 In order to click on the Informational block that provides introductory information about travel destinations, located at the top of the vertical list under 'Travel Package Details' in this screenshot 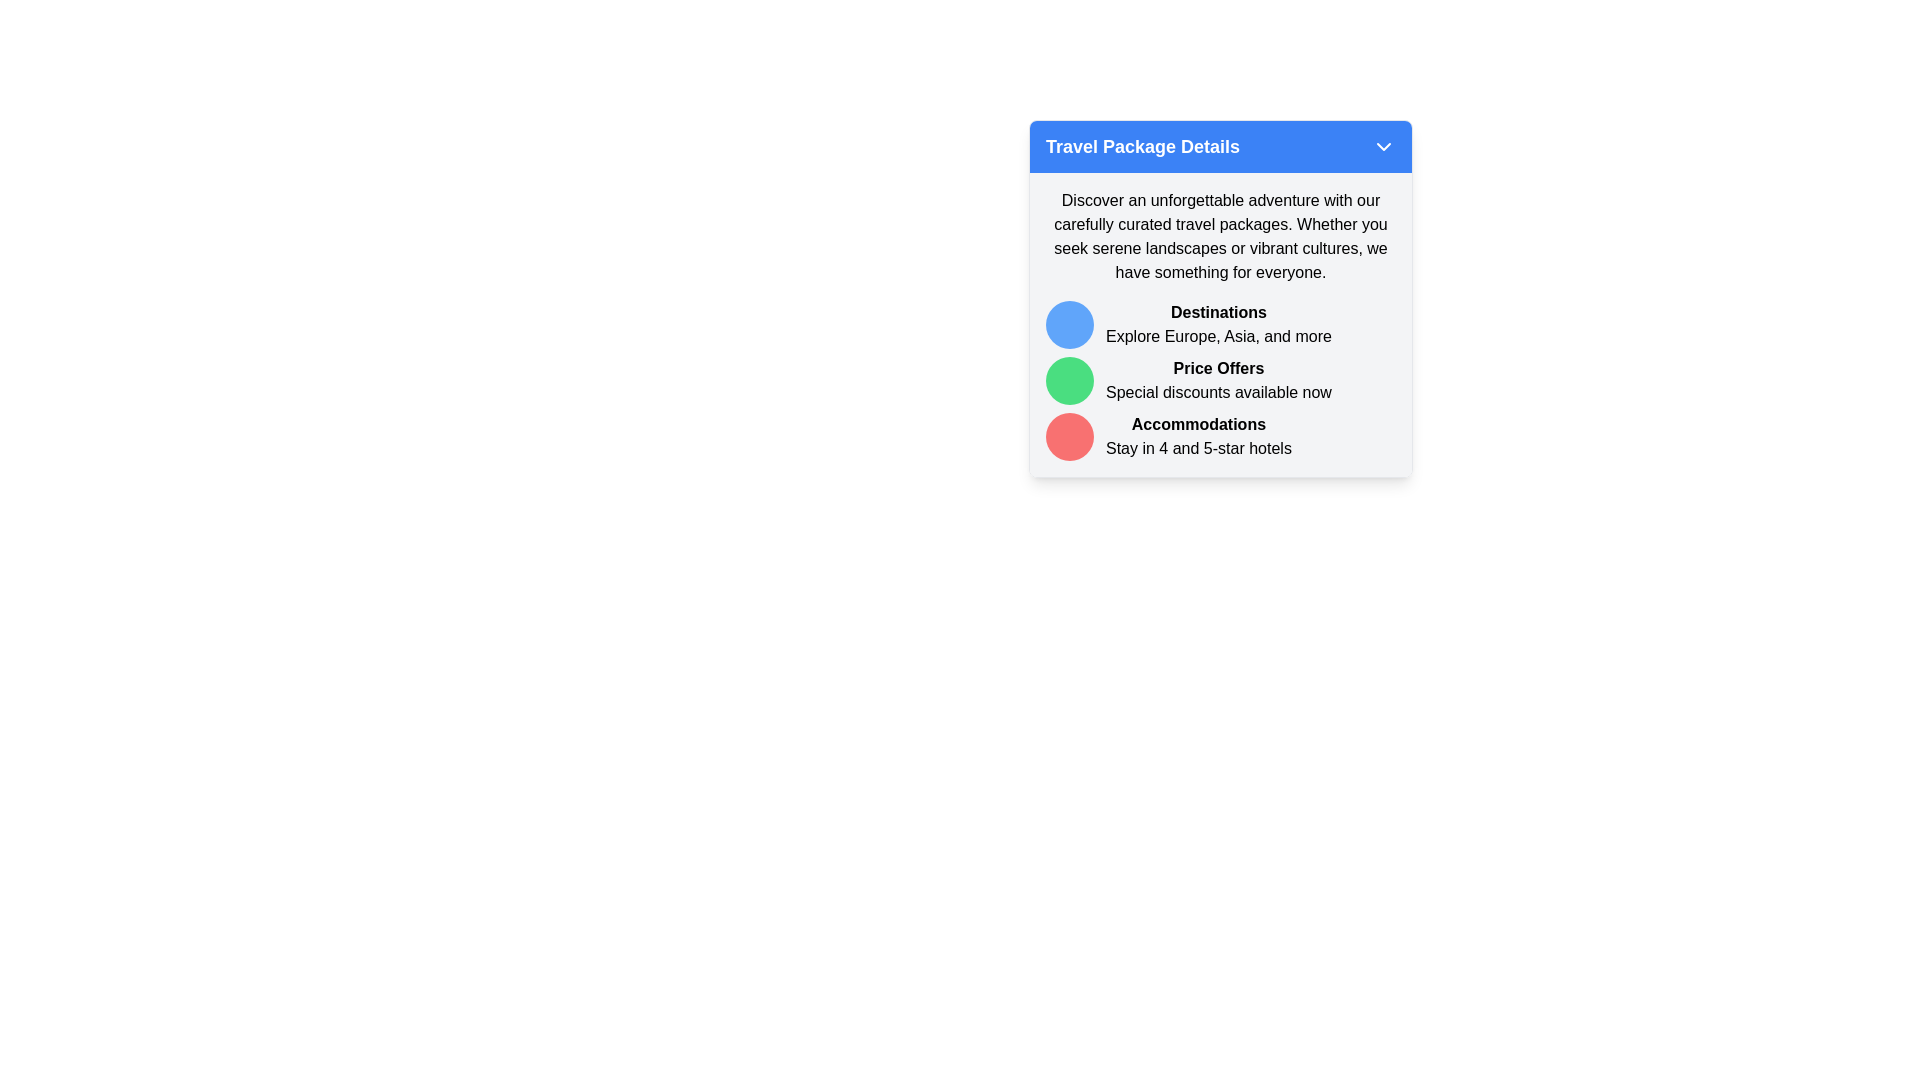, I will do `click(1219, 323)`.